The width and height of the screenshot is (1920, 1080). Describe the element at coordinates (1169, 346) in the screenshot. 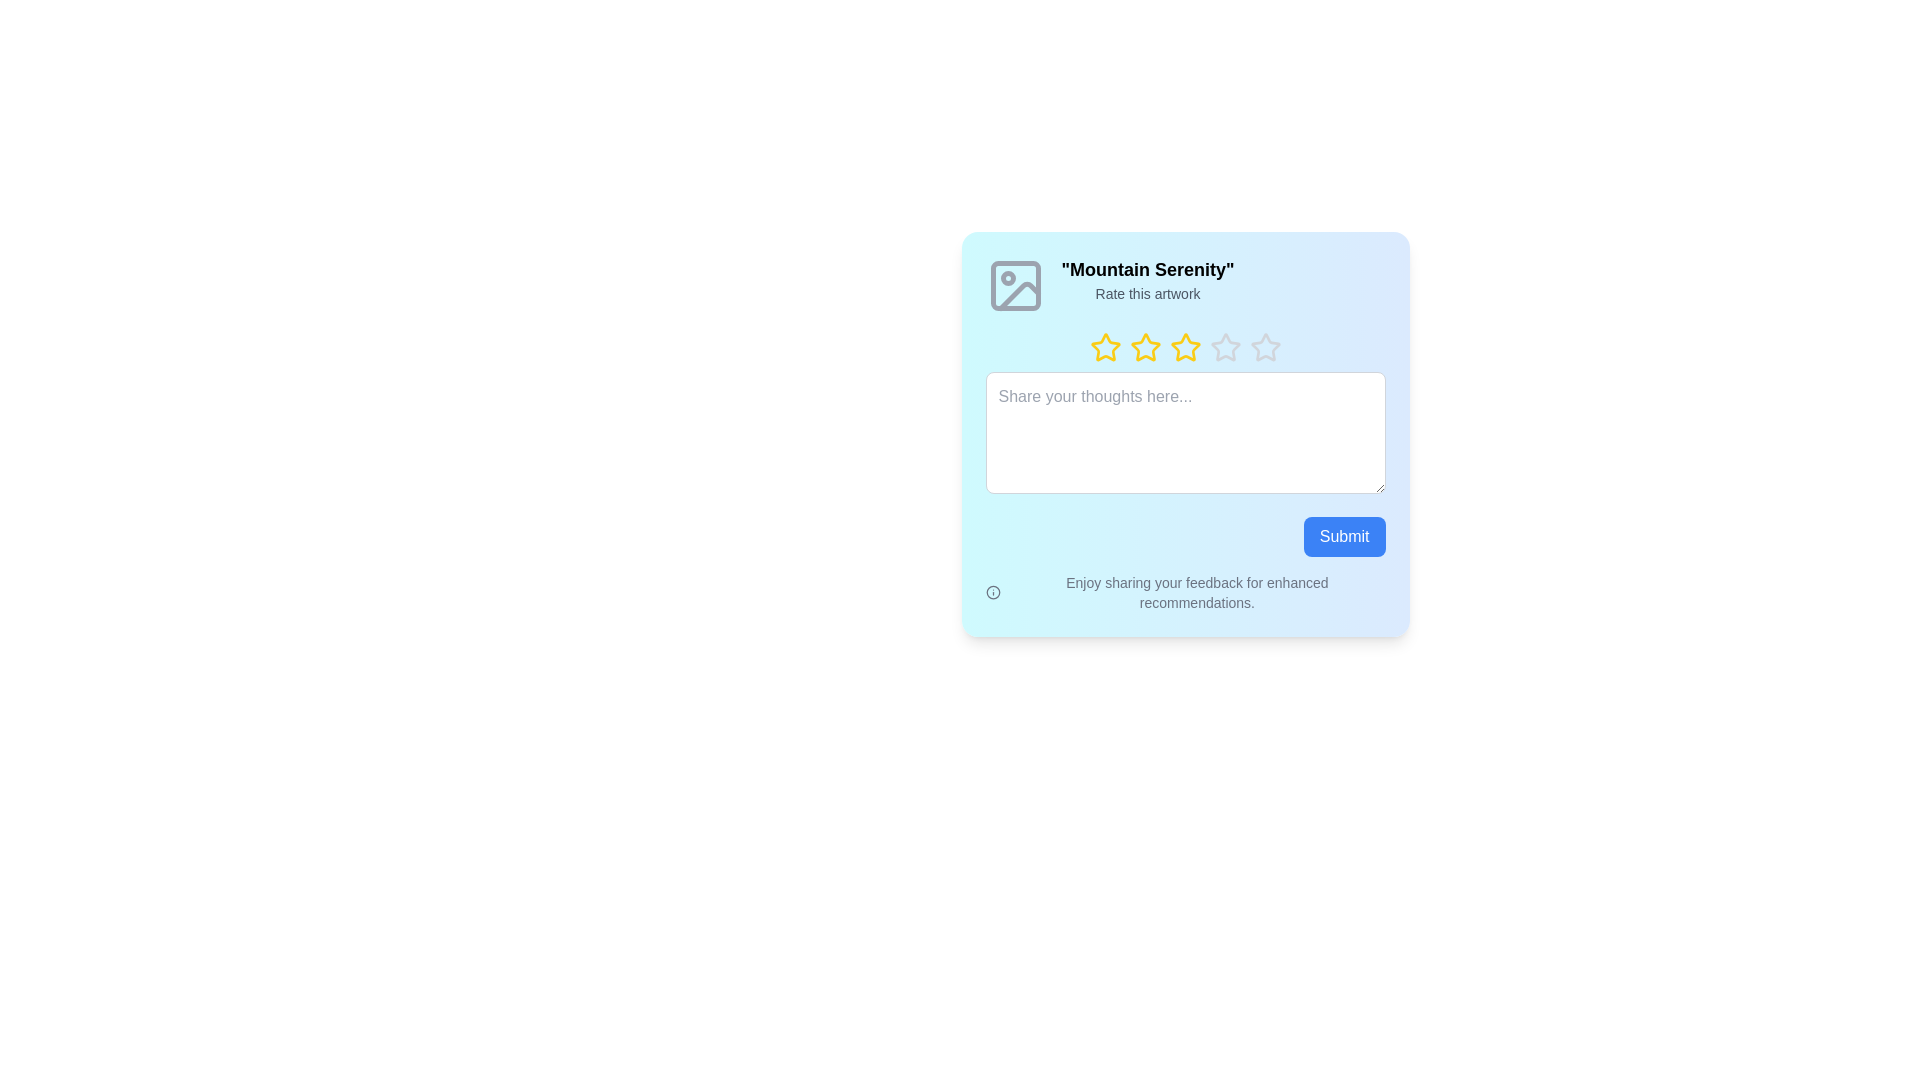

I see `the rating to 3 stars by clicking on the respective star` at that location.